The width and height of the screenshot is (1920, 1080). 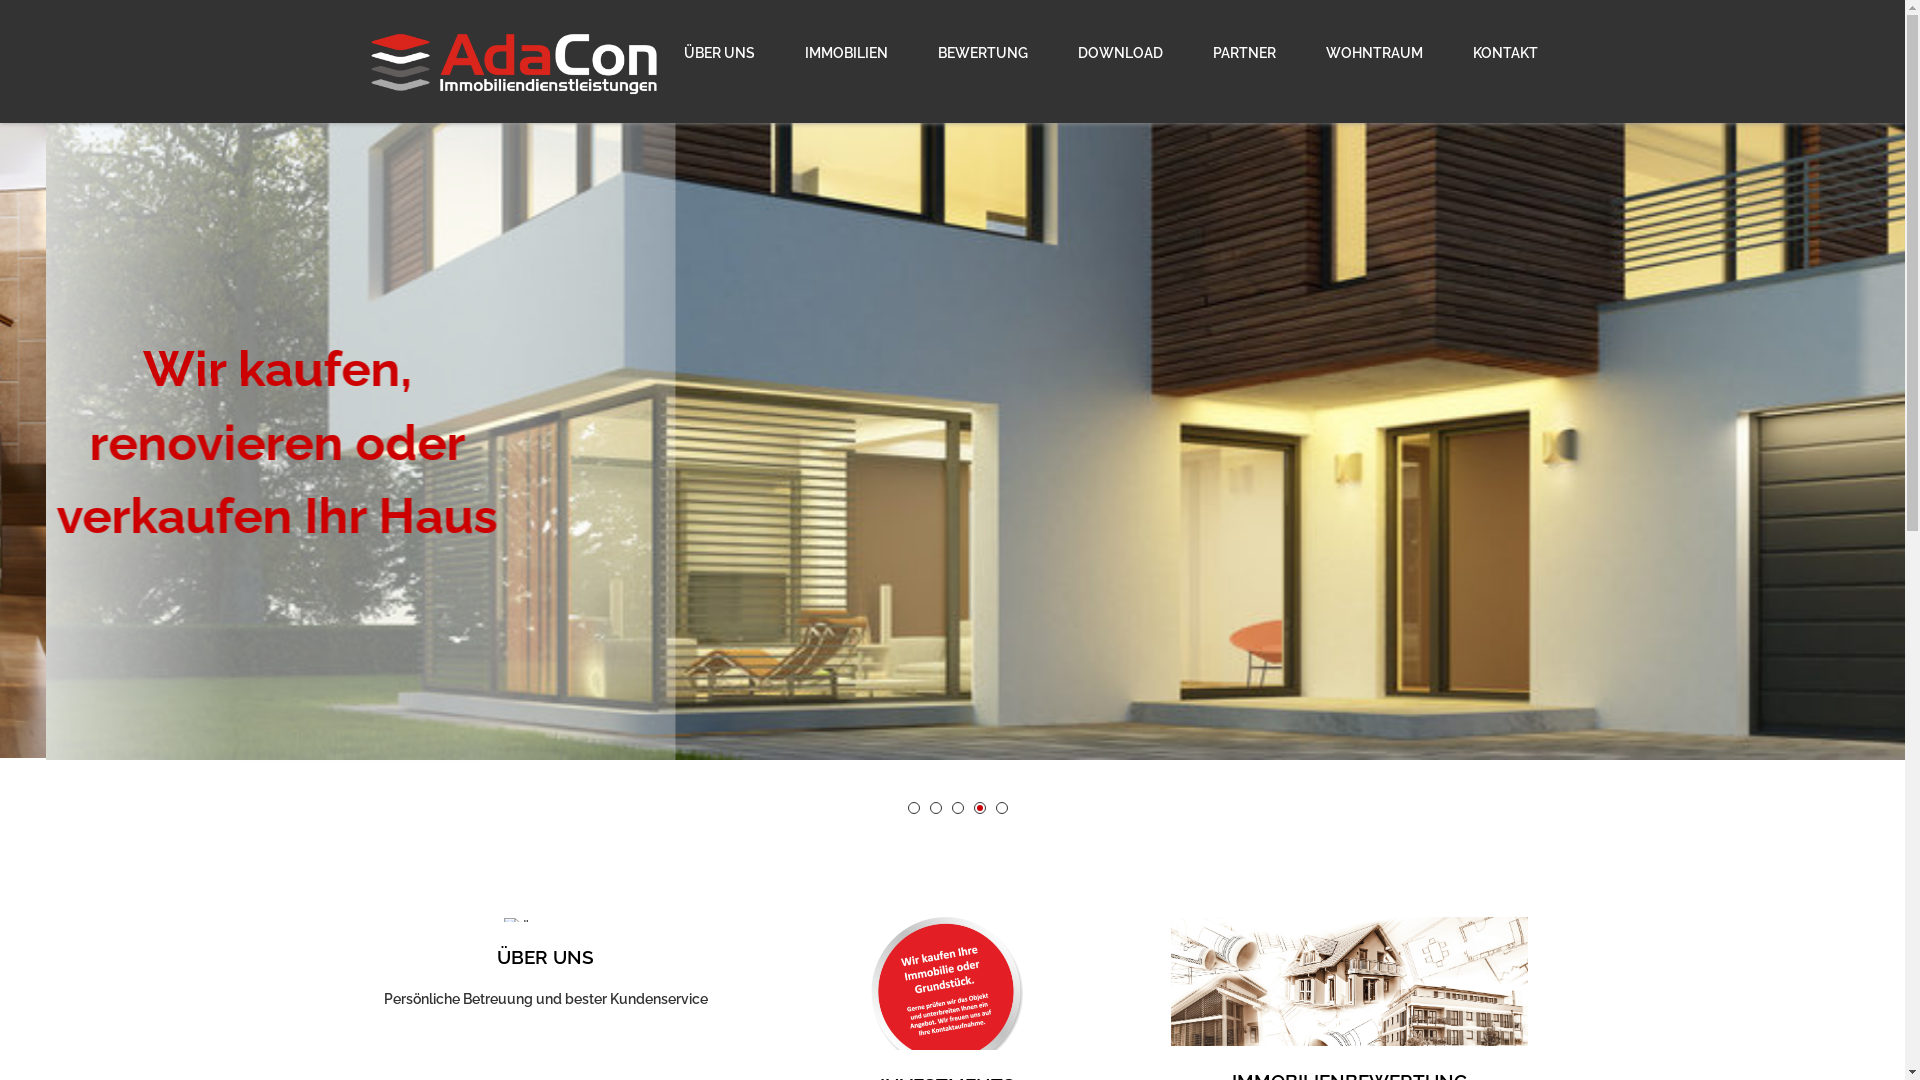 What do you see at coordinates (912, 806) in the screenshot?
I see `'1'` at bounding box center [912, 806].